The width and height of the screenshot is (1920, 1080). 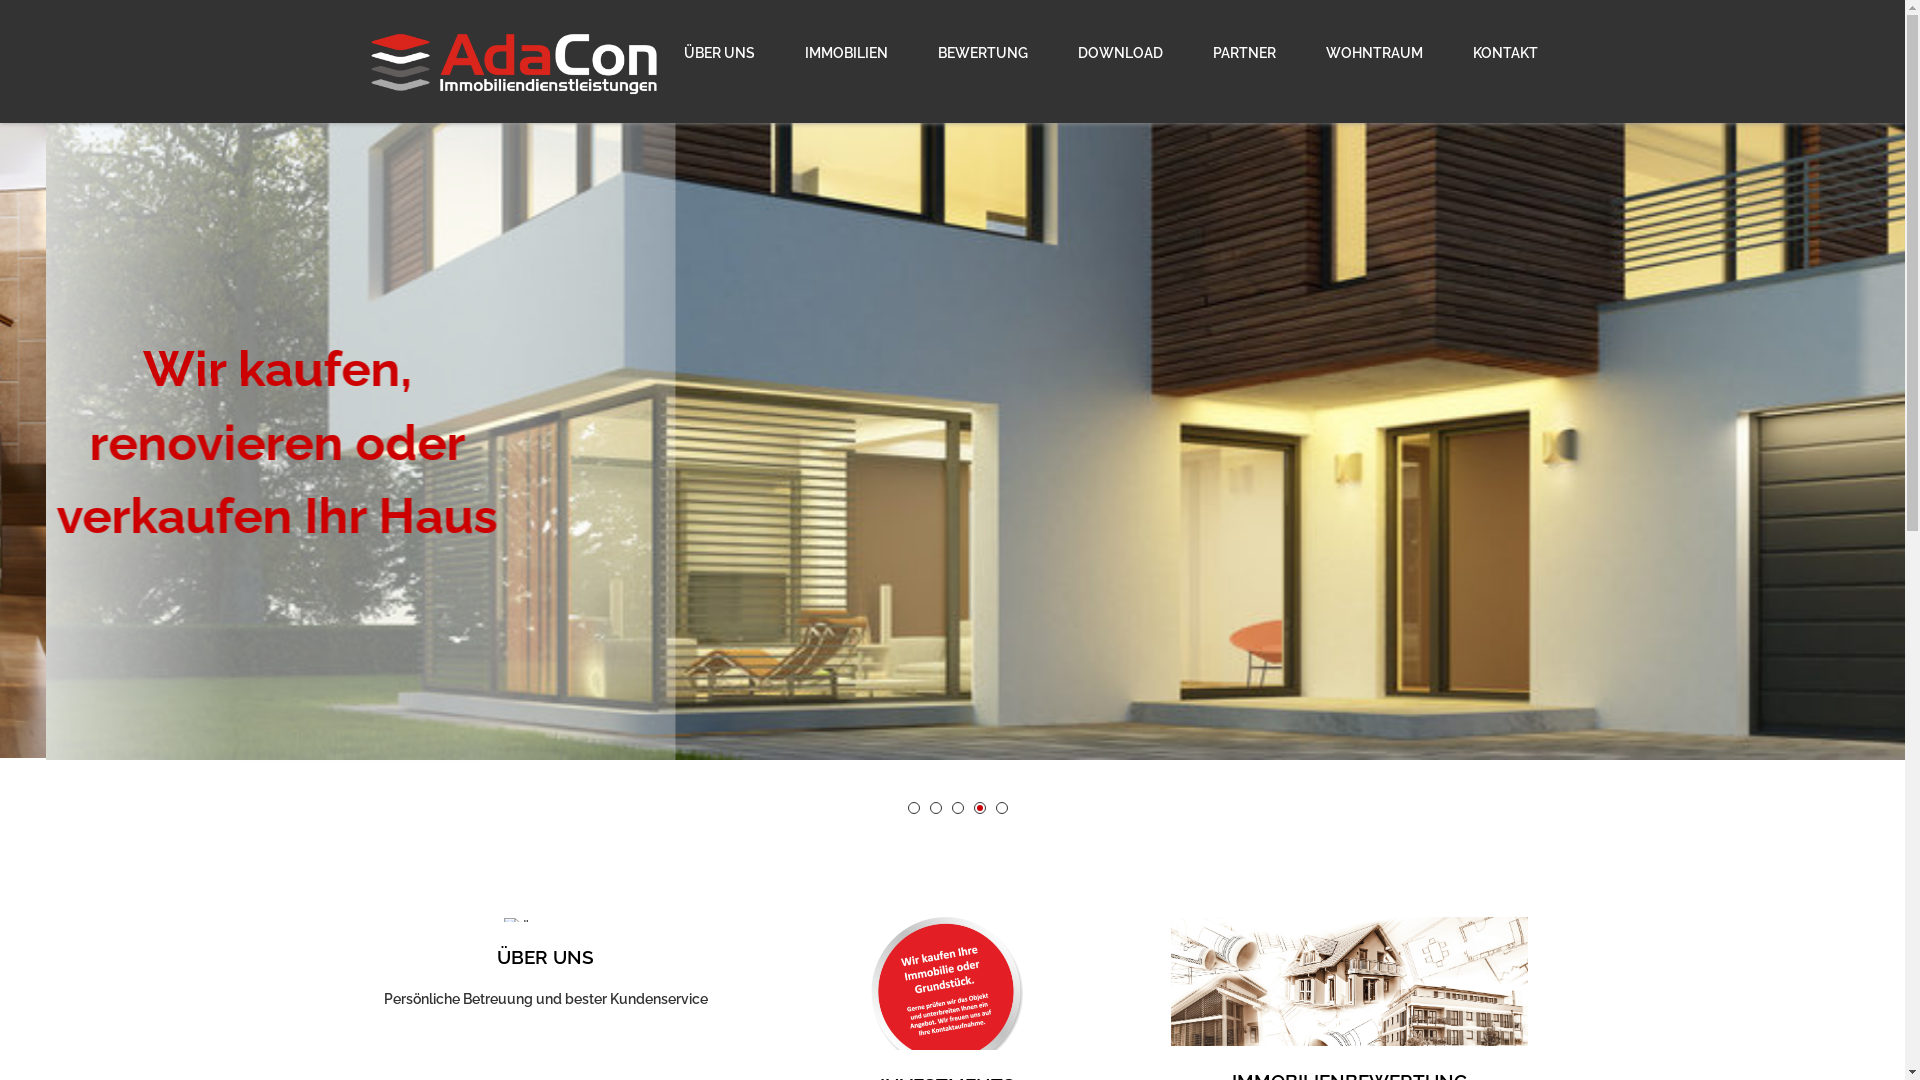 What do you see at coordinates (912, 806) in the screenshot?
I see `'1'` at bounding box center [912, 806].